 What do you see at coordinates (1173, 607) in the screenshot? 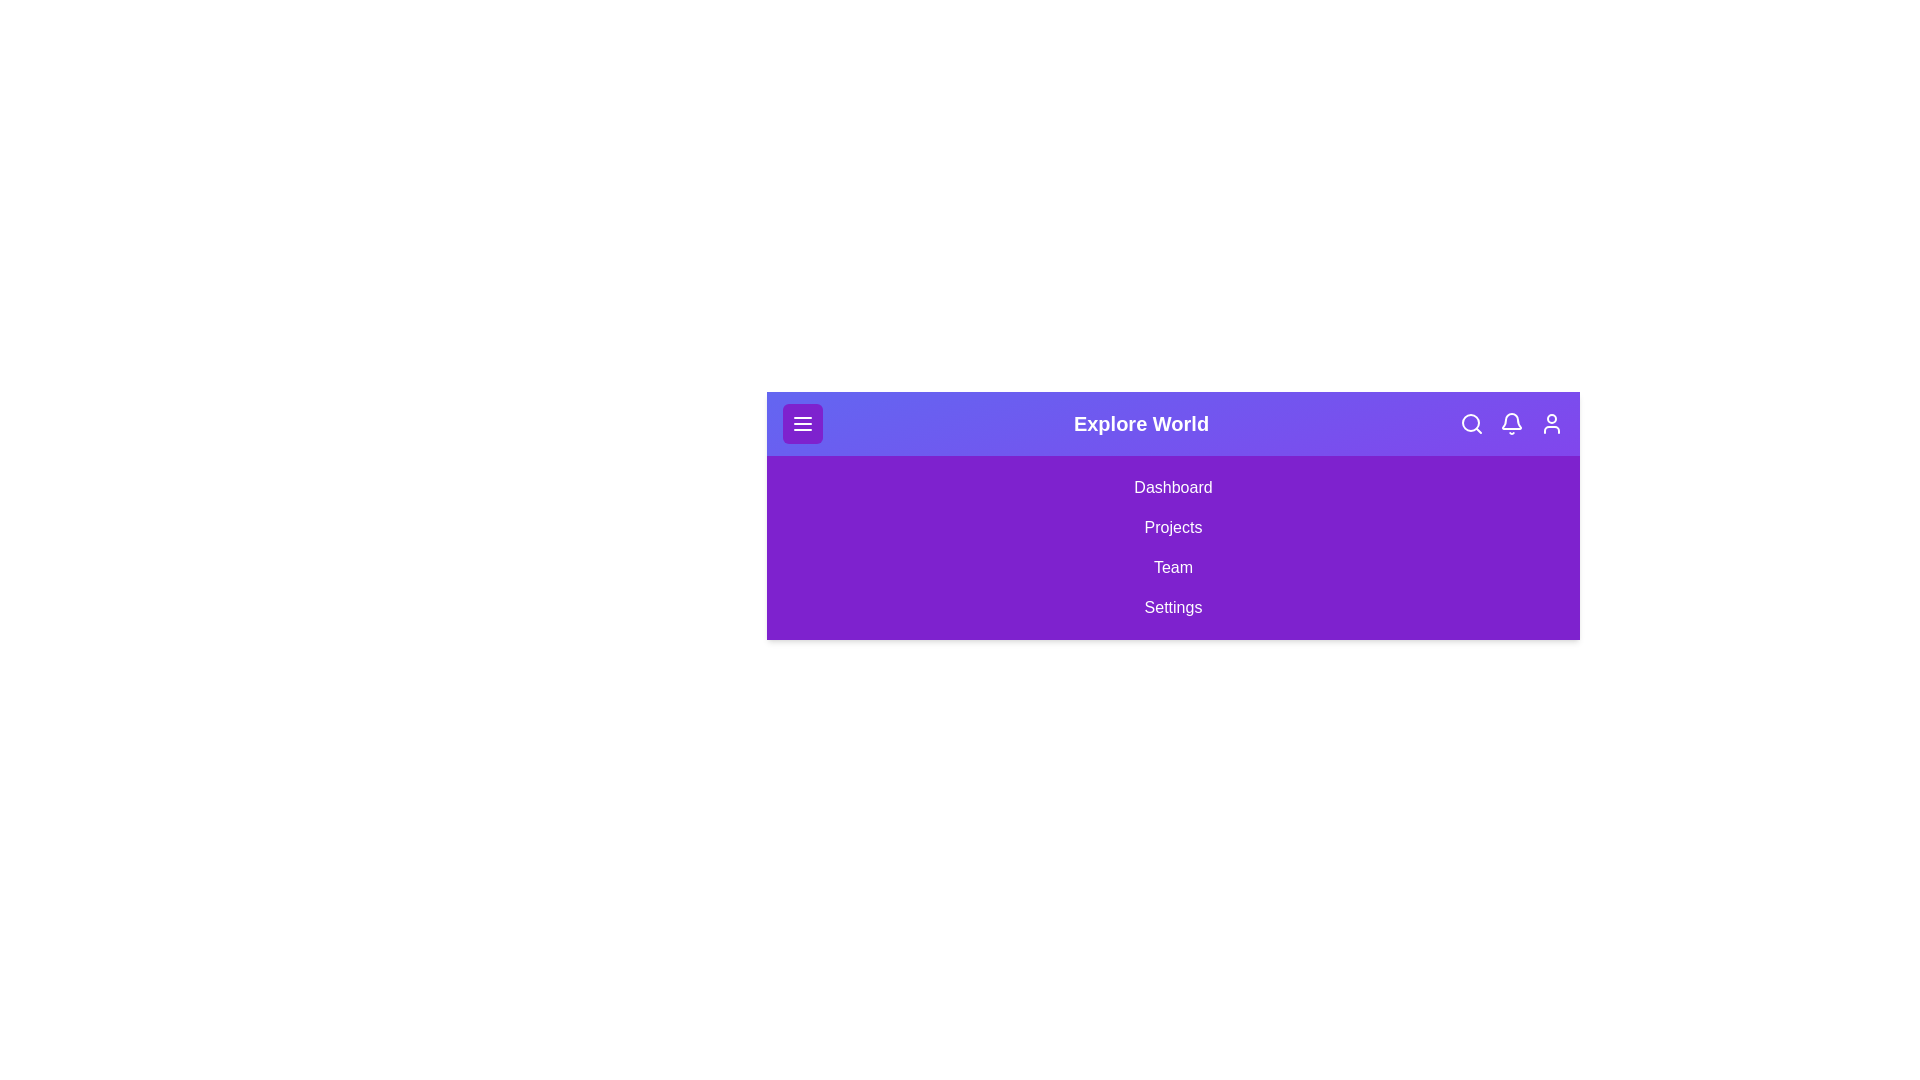
I see `the 'Settings' text in the menu` at bounding box center [1173, 607].